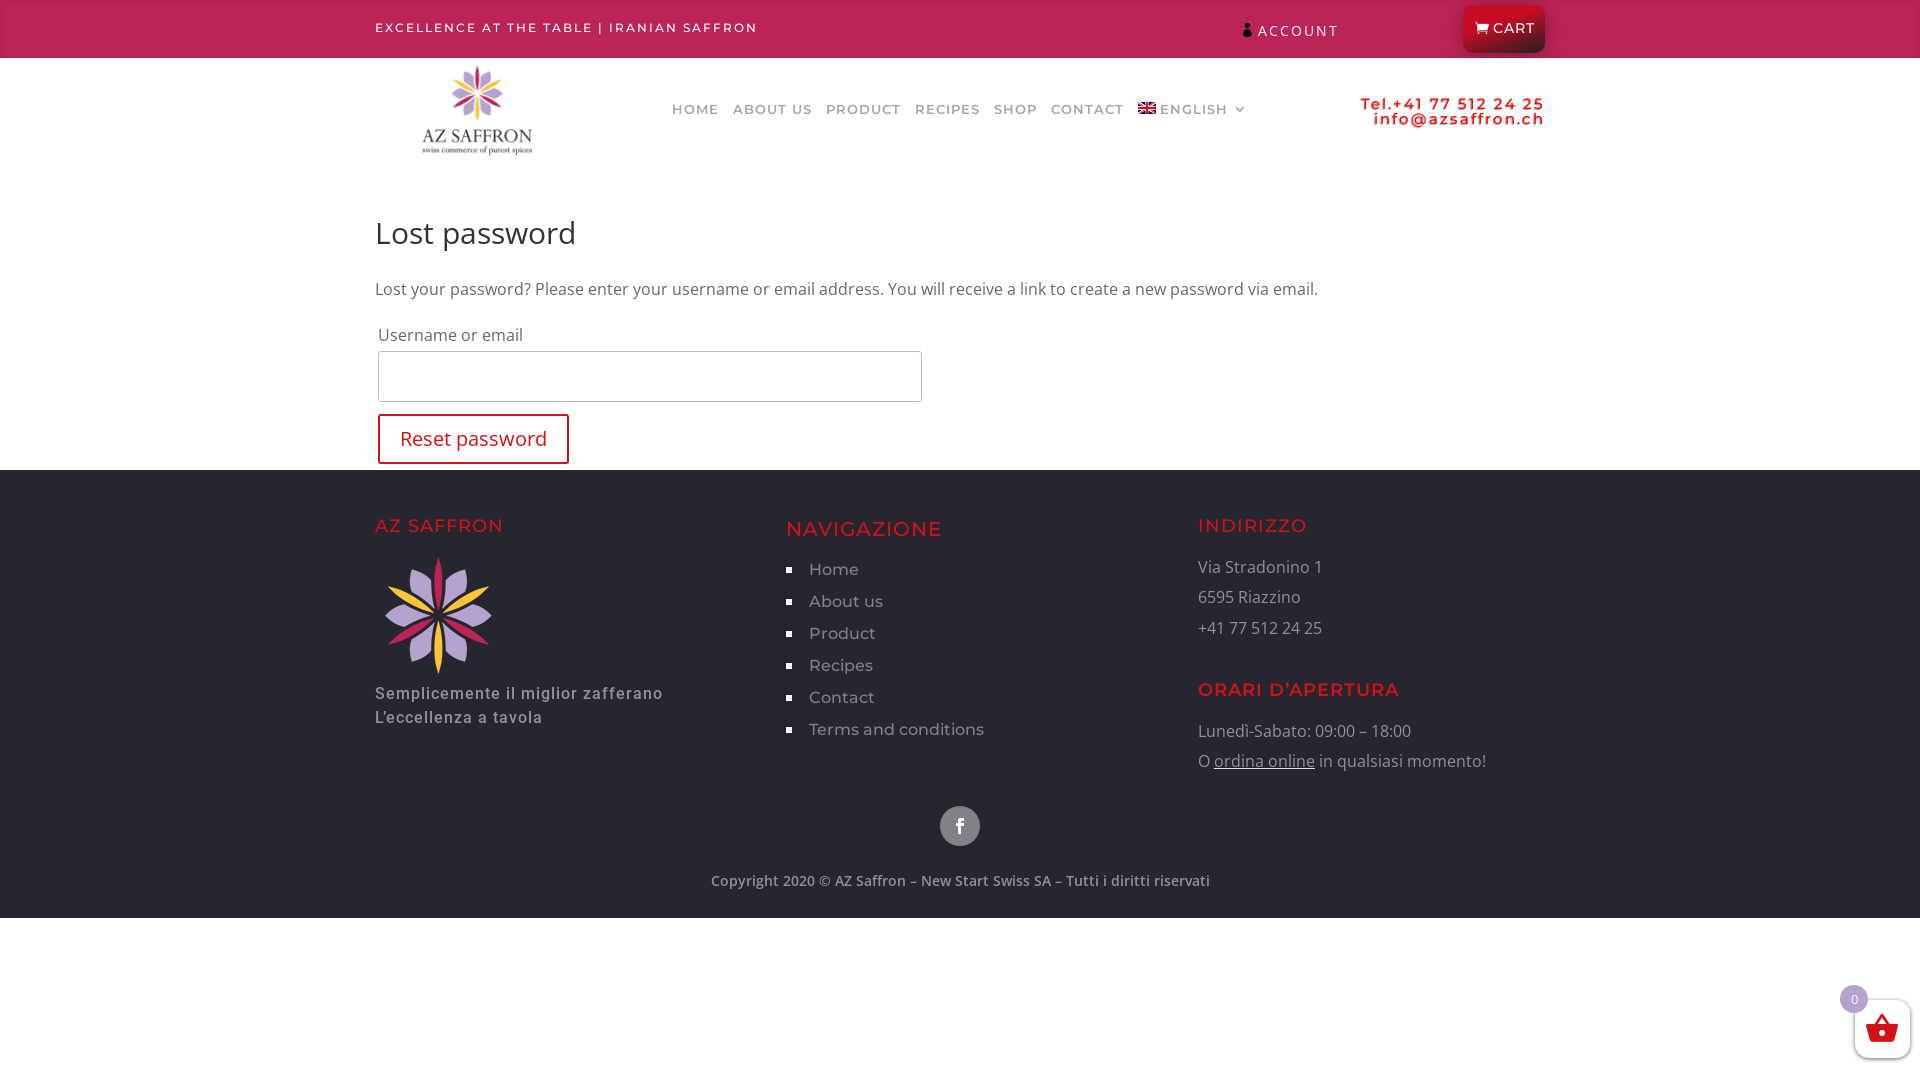 This screenshot has width=1920, height=1080. What do you see at coordinates (1263, 760) in the screenshot?
I see `'ordina online'` at bounding box center [1263, 760].